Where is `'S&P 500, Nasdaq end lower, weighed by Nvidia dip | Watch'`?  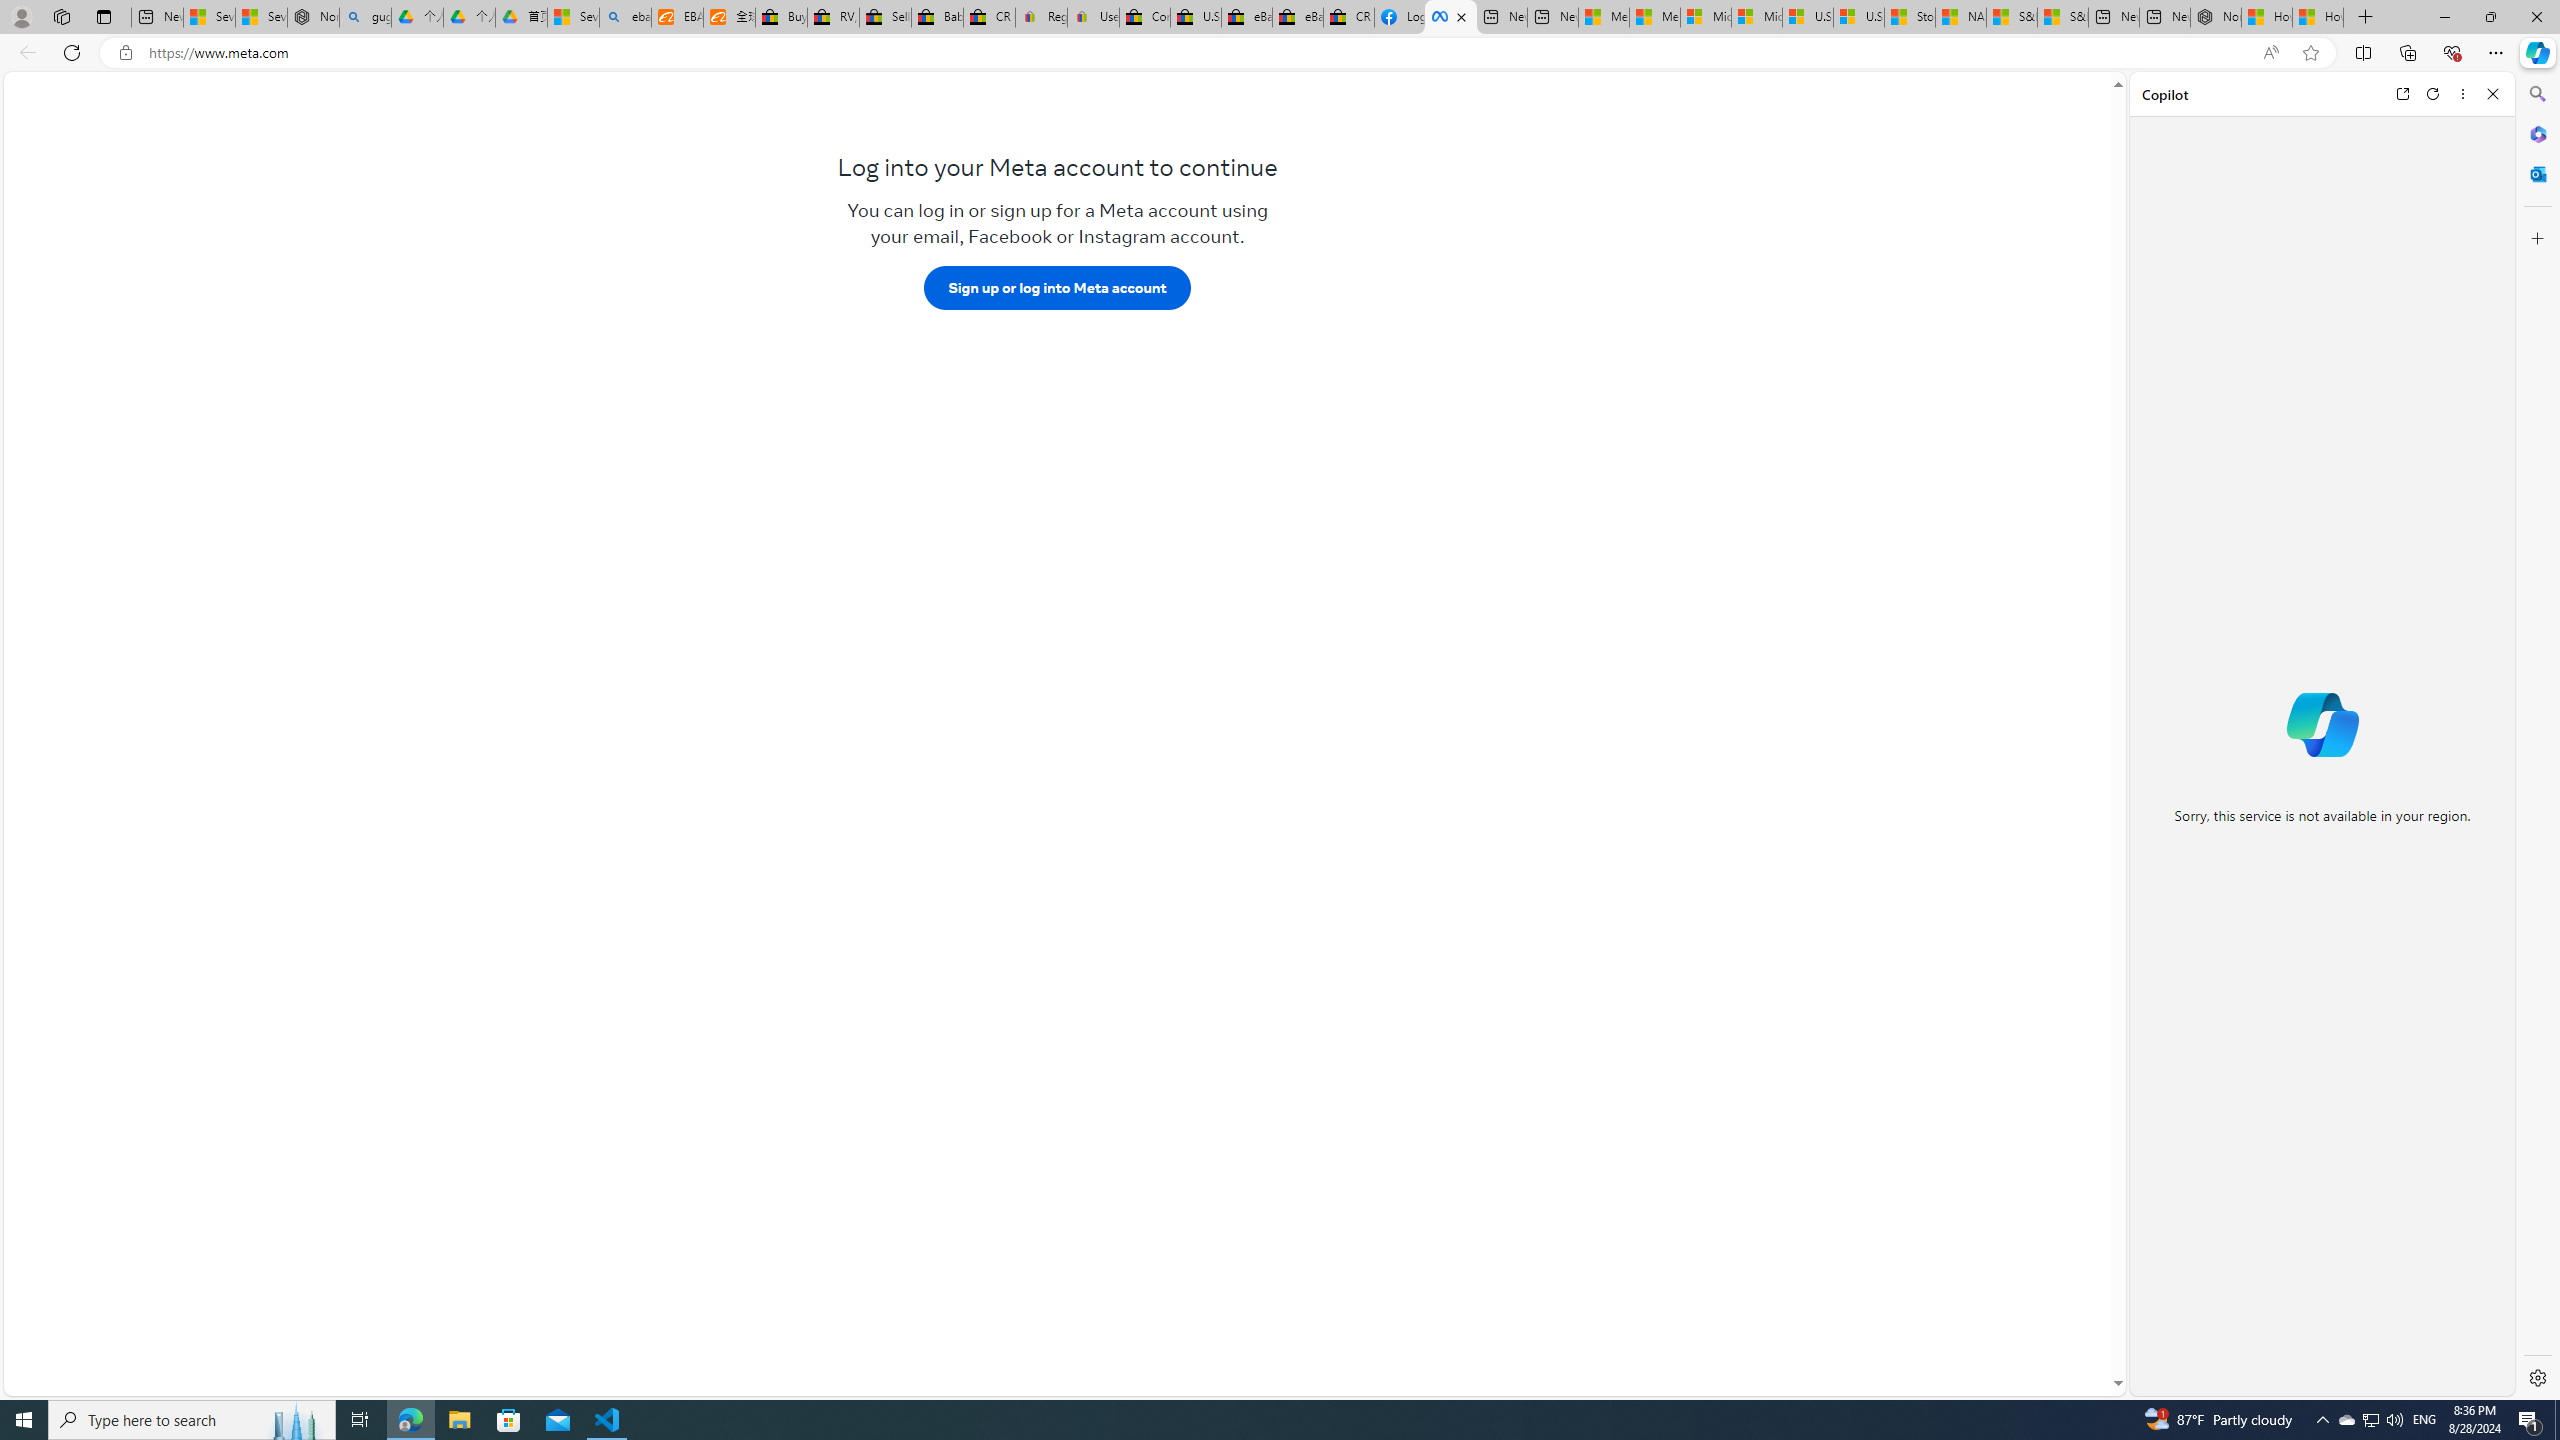
'S&P 500, Nasdaq end lower, weighed by Nvidia dip | Watch' is located at coordinates (2062, 16).